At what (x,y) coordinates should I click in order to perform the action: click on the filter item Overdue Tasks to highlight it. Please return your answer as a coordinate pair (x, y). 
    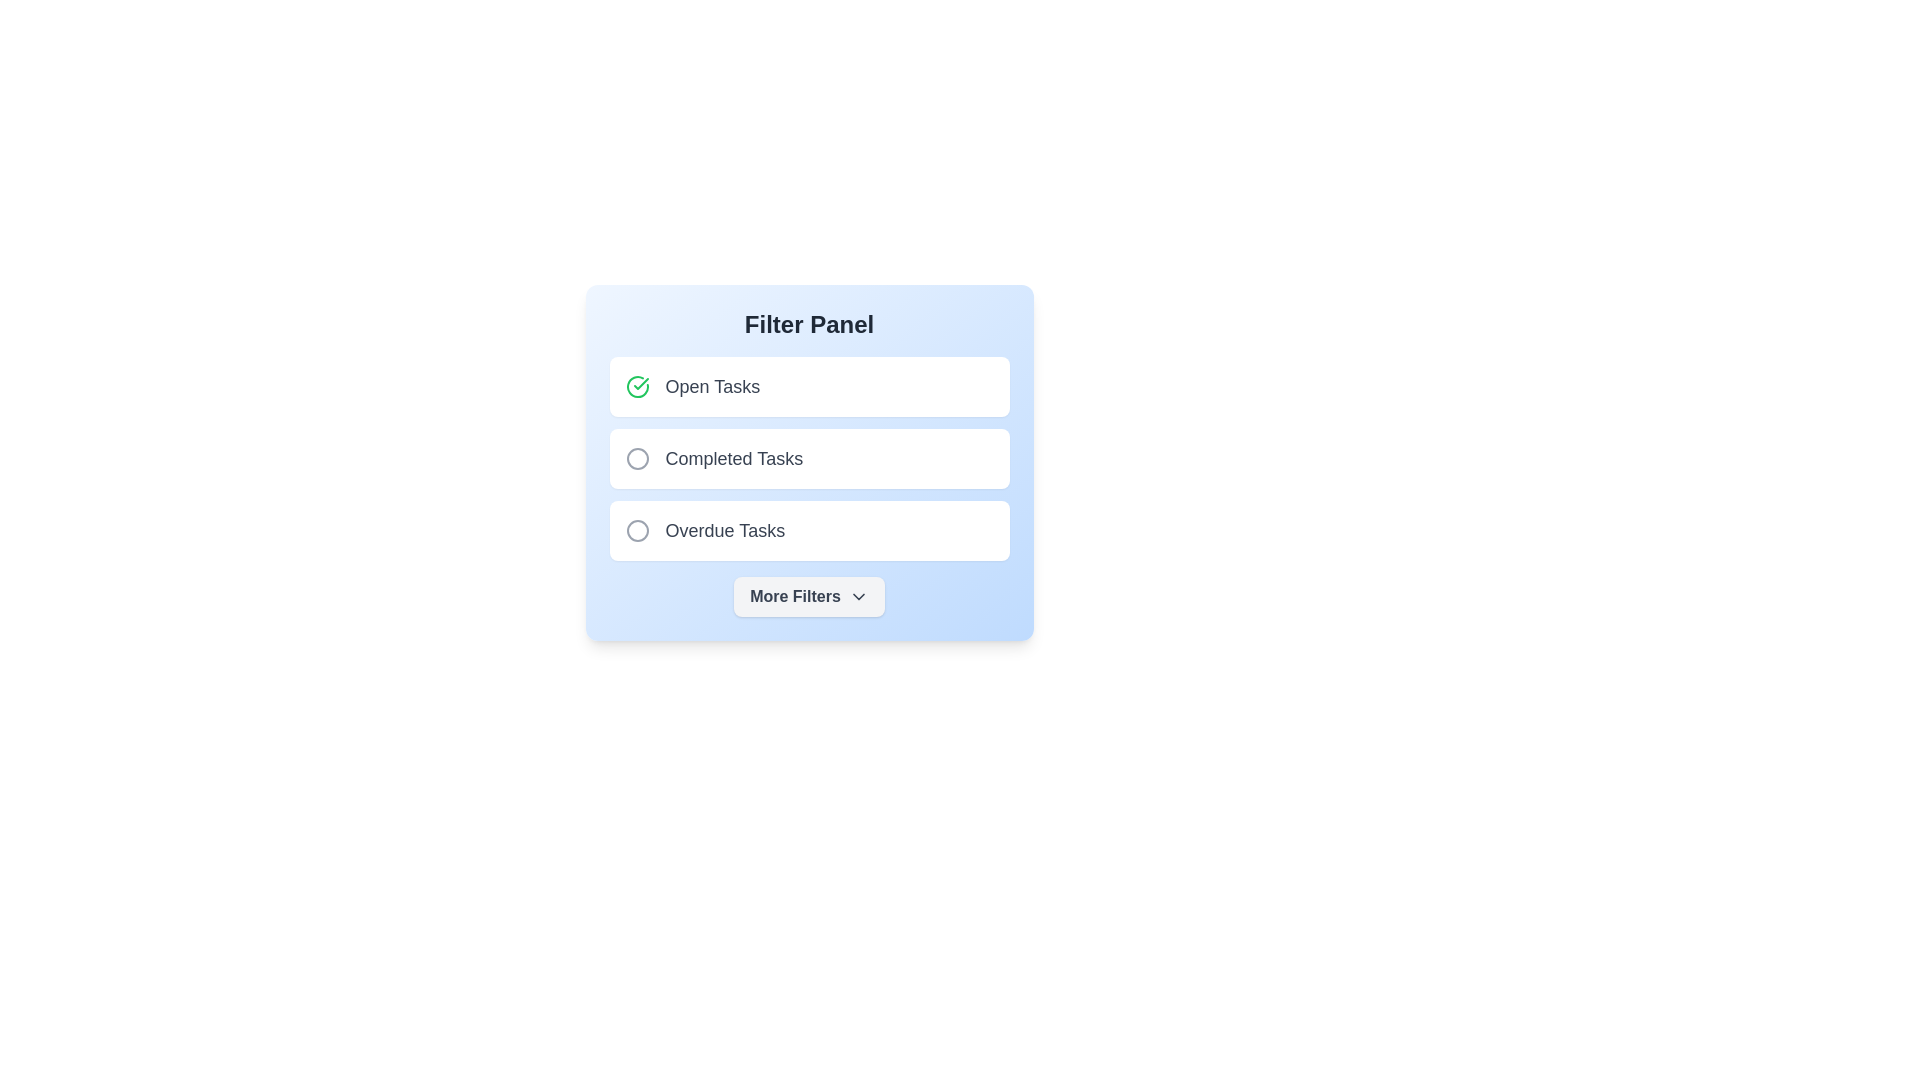
    Looking at the image, I should click on (636, 530).